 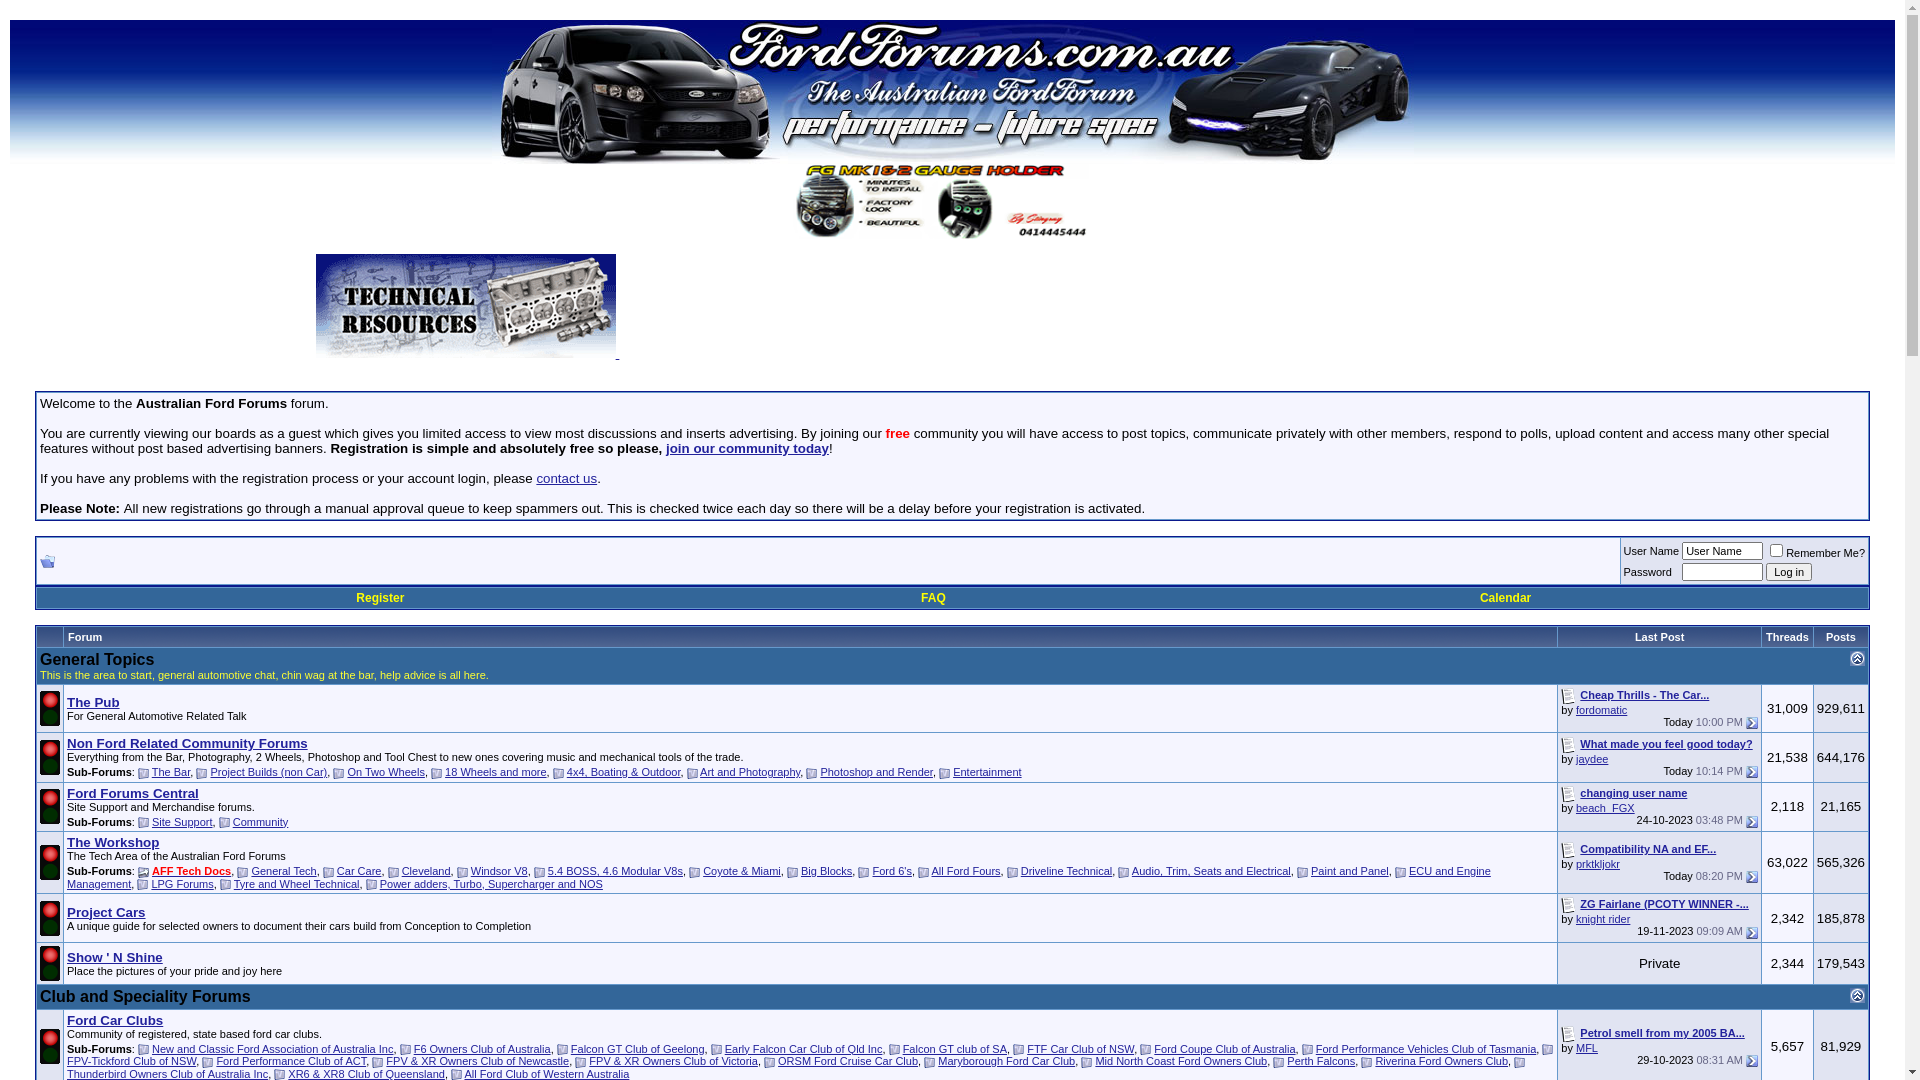 I want to click on 'Project Builds (non Car)', so click(x=267, y=770).